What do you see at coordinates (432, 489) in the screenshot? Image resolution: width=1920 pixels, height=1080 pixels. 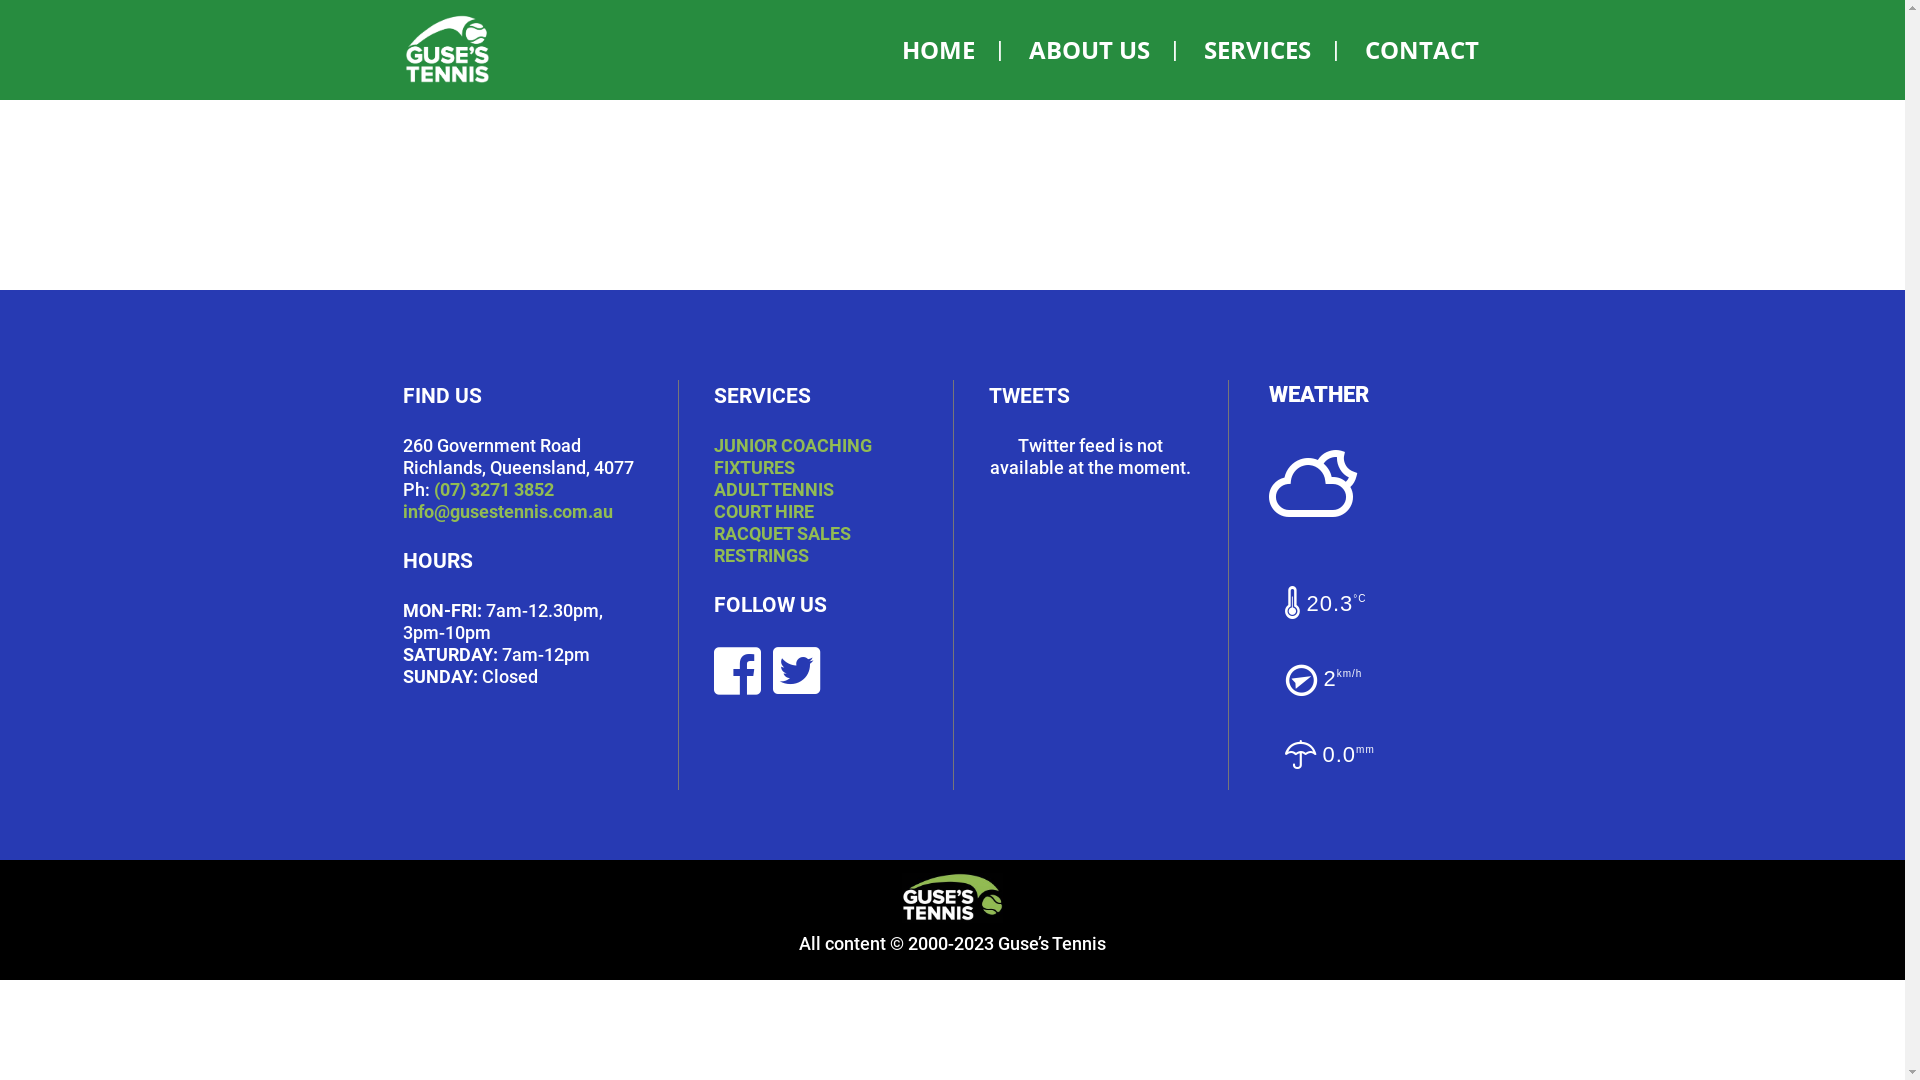 I see `'(07) 3271 3852'` at bounding box center [432, 489].